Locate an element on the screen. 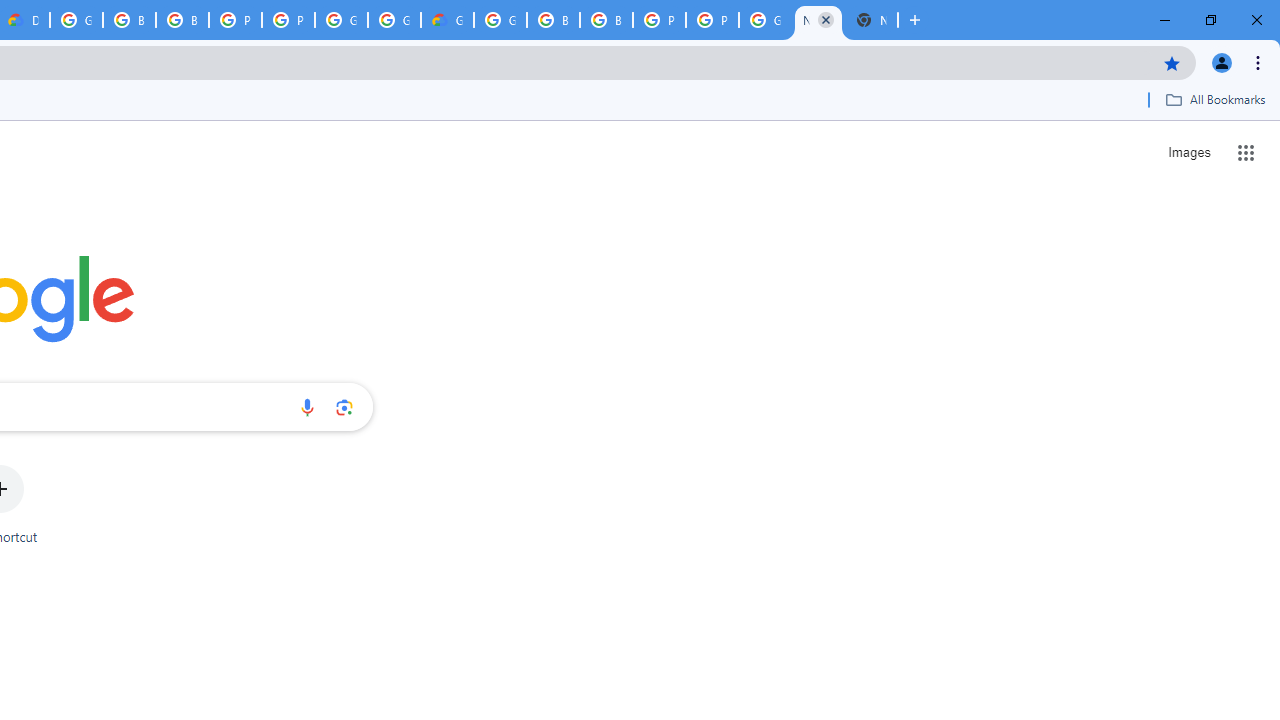 The height and width of the screenshot is (720, 1280). 'Browse Chrome as a guest - Computer - Google Chrome Help' is located at coordinates (553, 20).